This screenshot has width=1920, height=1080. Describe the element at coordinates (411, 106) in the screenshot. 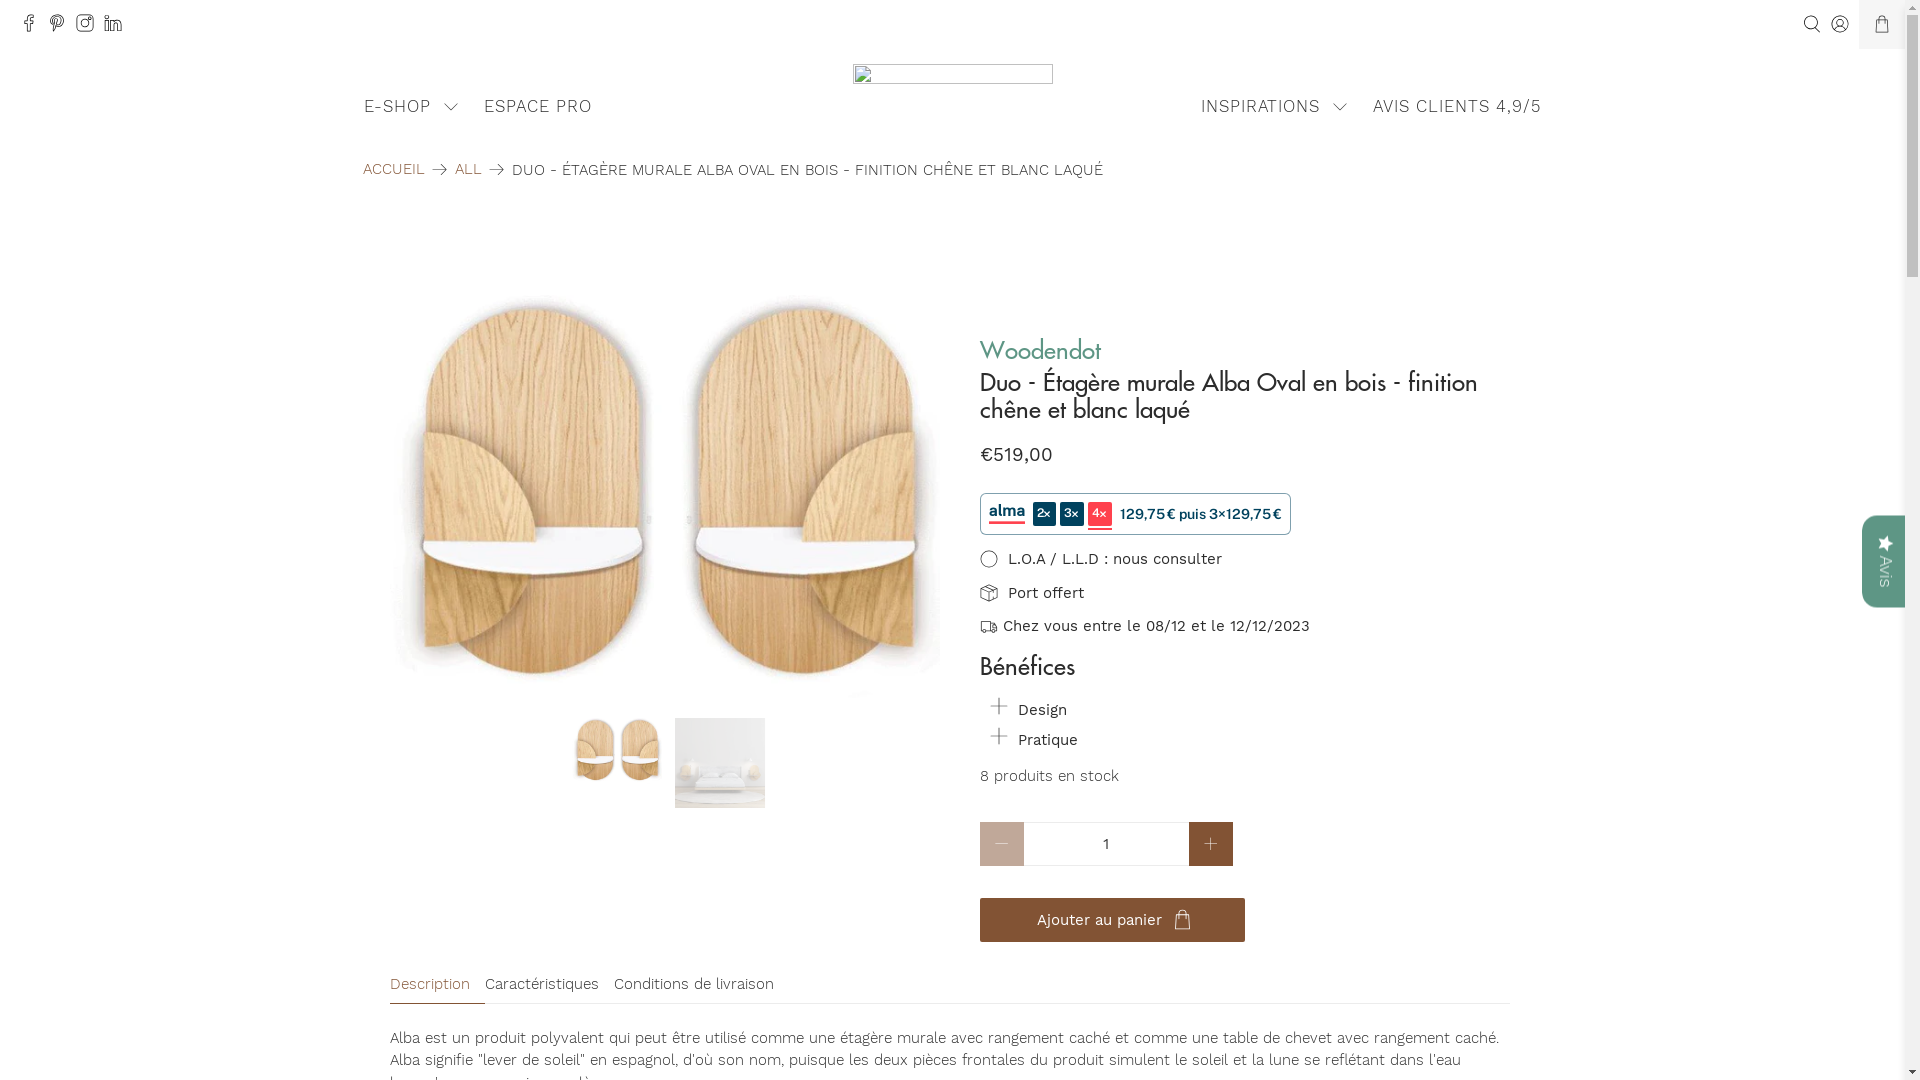

I see `'E-SHOP'` at that location.